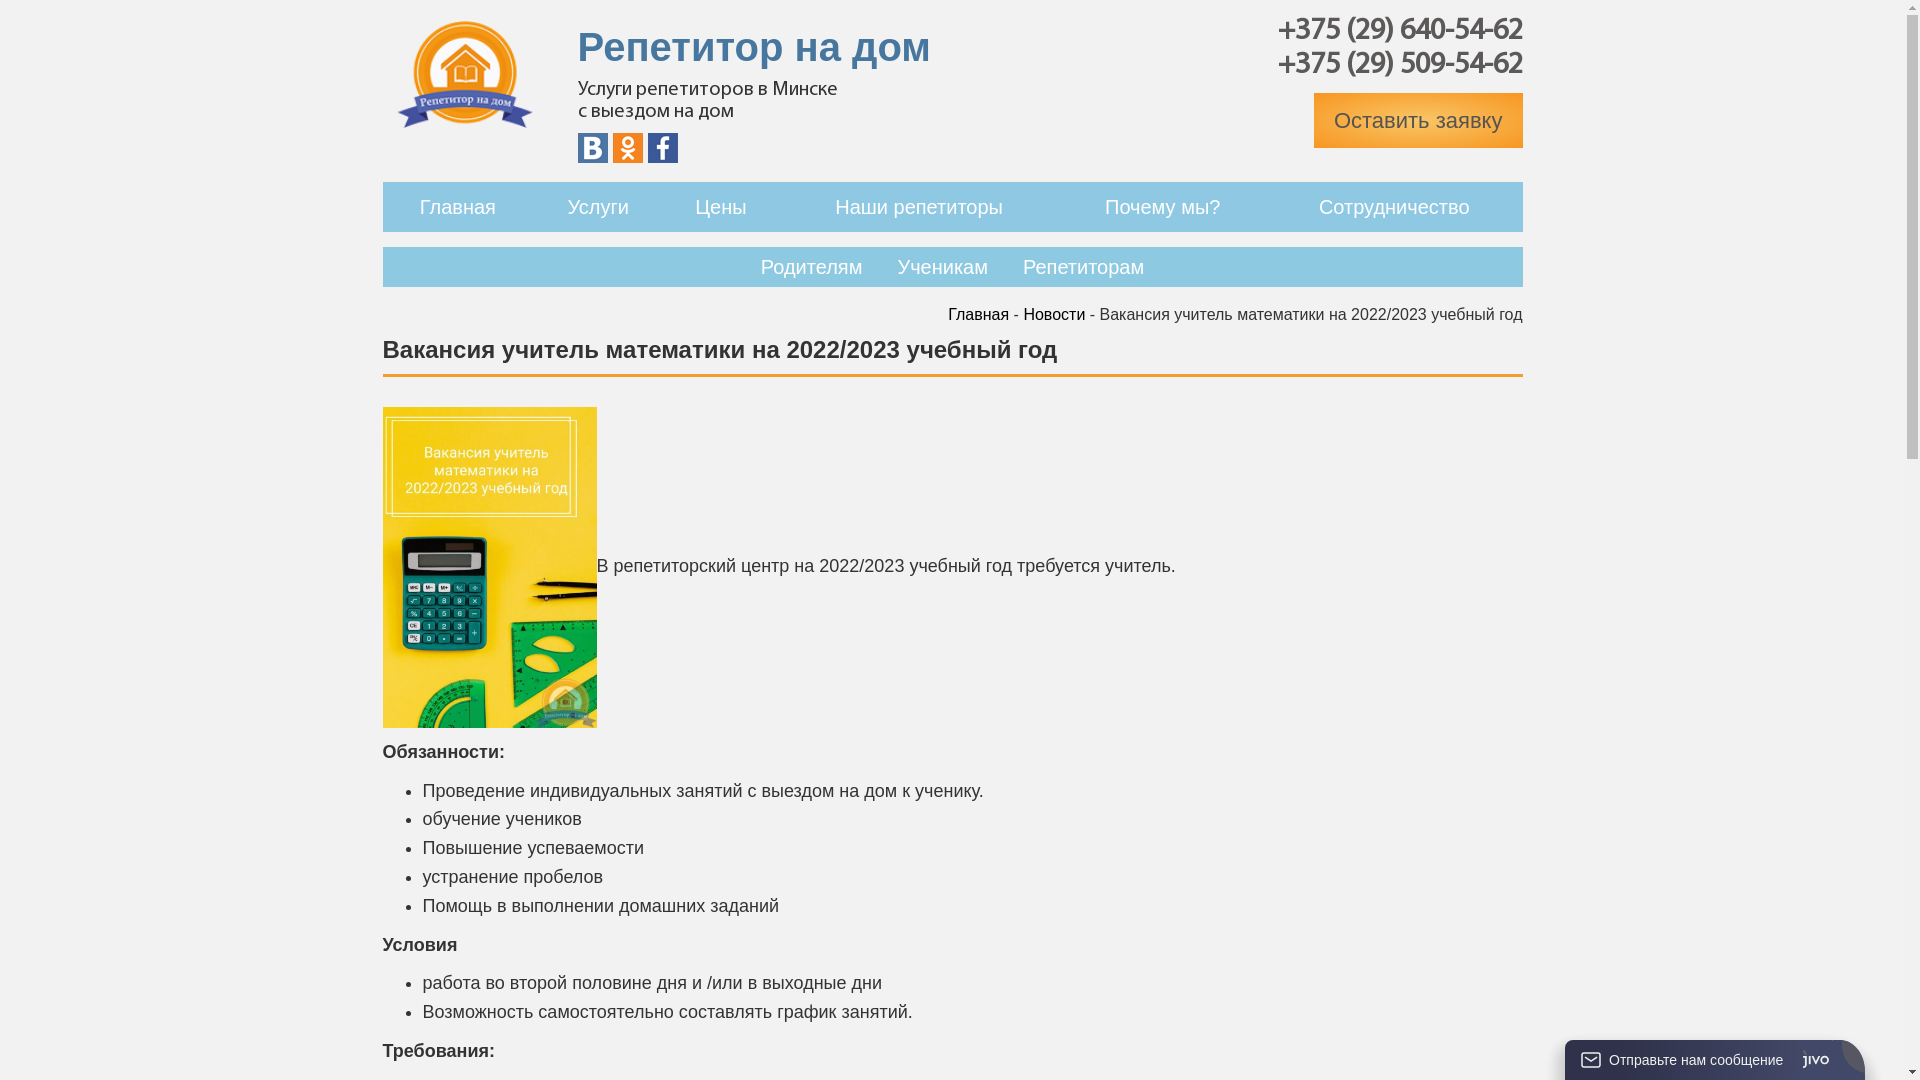 The image size is (1920, 1080). Describe the element at coordinates (1276, 31) in the screenshot. I see `'+375 (29) 640-54-62'` at that location.